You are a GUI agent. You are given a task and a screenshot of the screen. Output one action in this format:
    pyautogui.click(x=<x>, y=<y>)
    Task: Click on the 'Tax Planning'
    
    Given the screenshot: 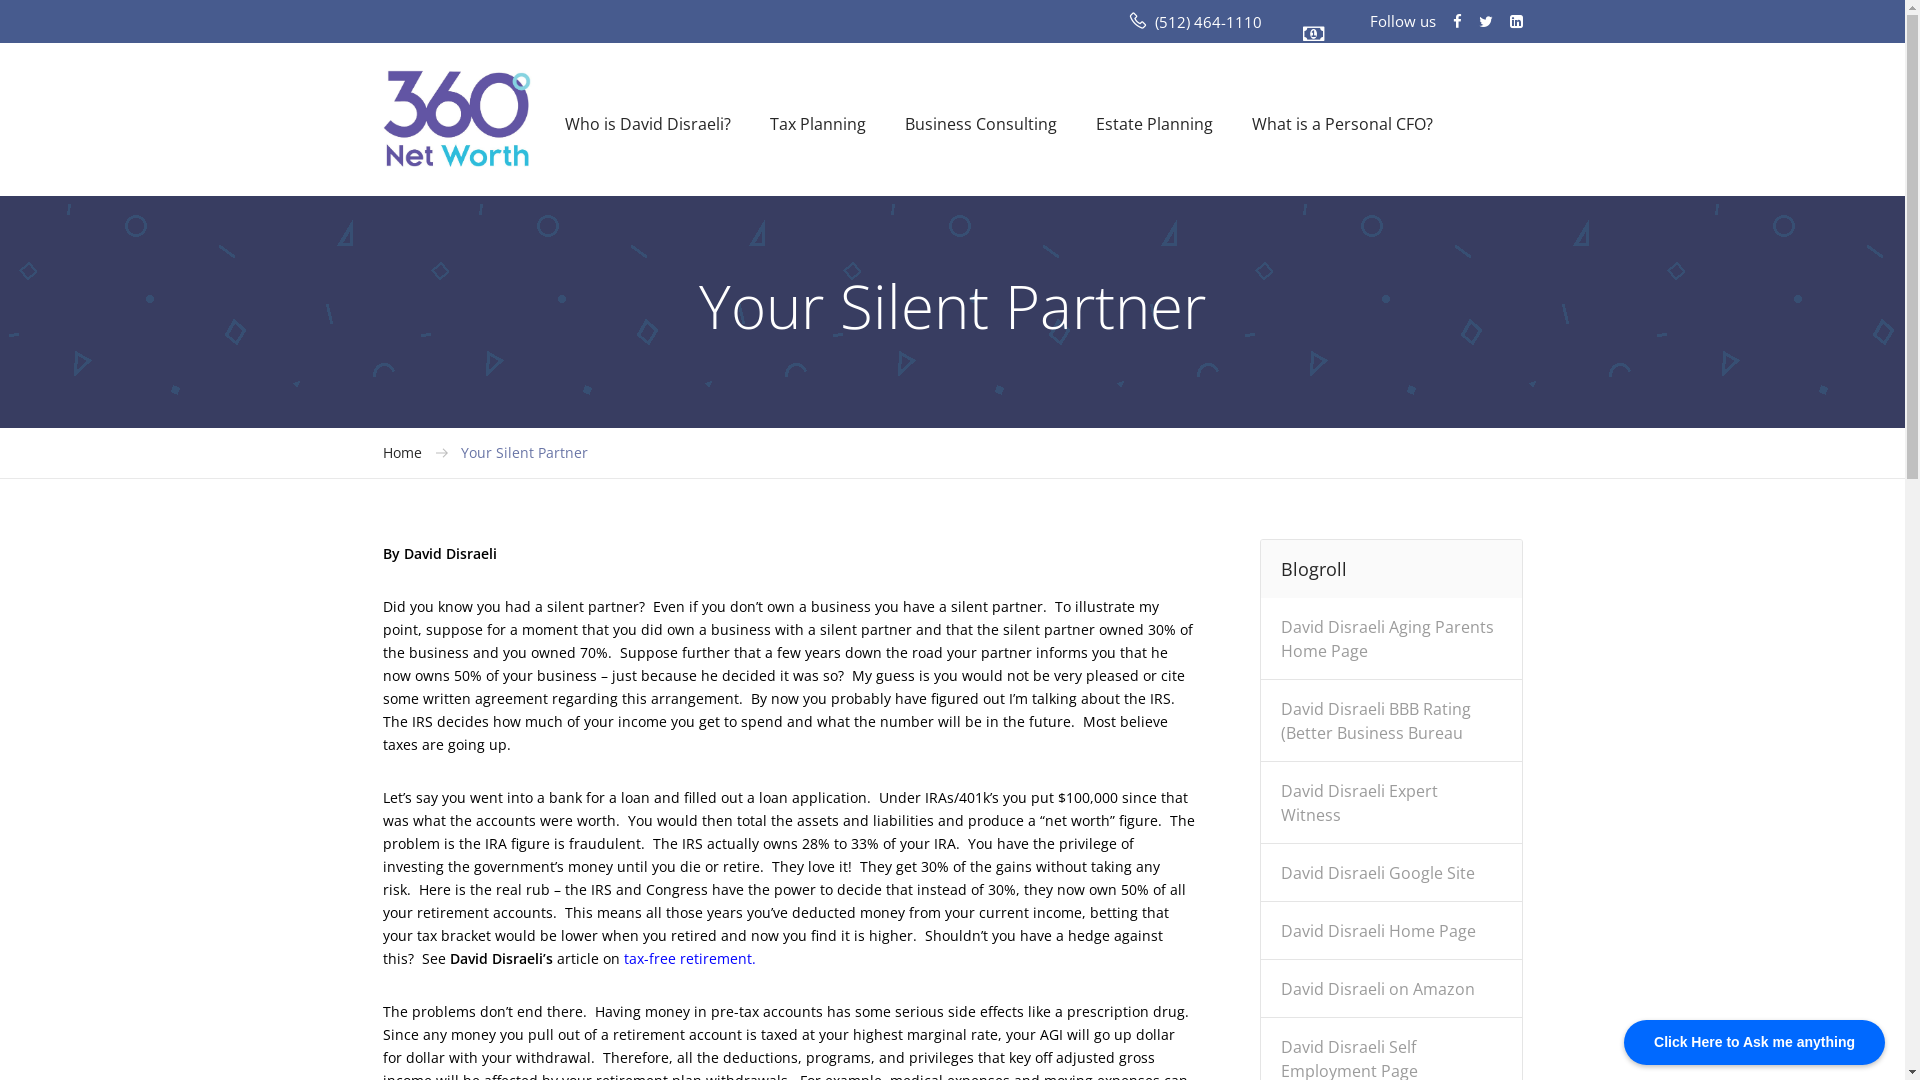 What is the action you would take?
    pyautogui.click(x=768, y=123)
    